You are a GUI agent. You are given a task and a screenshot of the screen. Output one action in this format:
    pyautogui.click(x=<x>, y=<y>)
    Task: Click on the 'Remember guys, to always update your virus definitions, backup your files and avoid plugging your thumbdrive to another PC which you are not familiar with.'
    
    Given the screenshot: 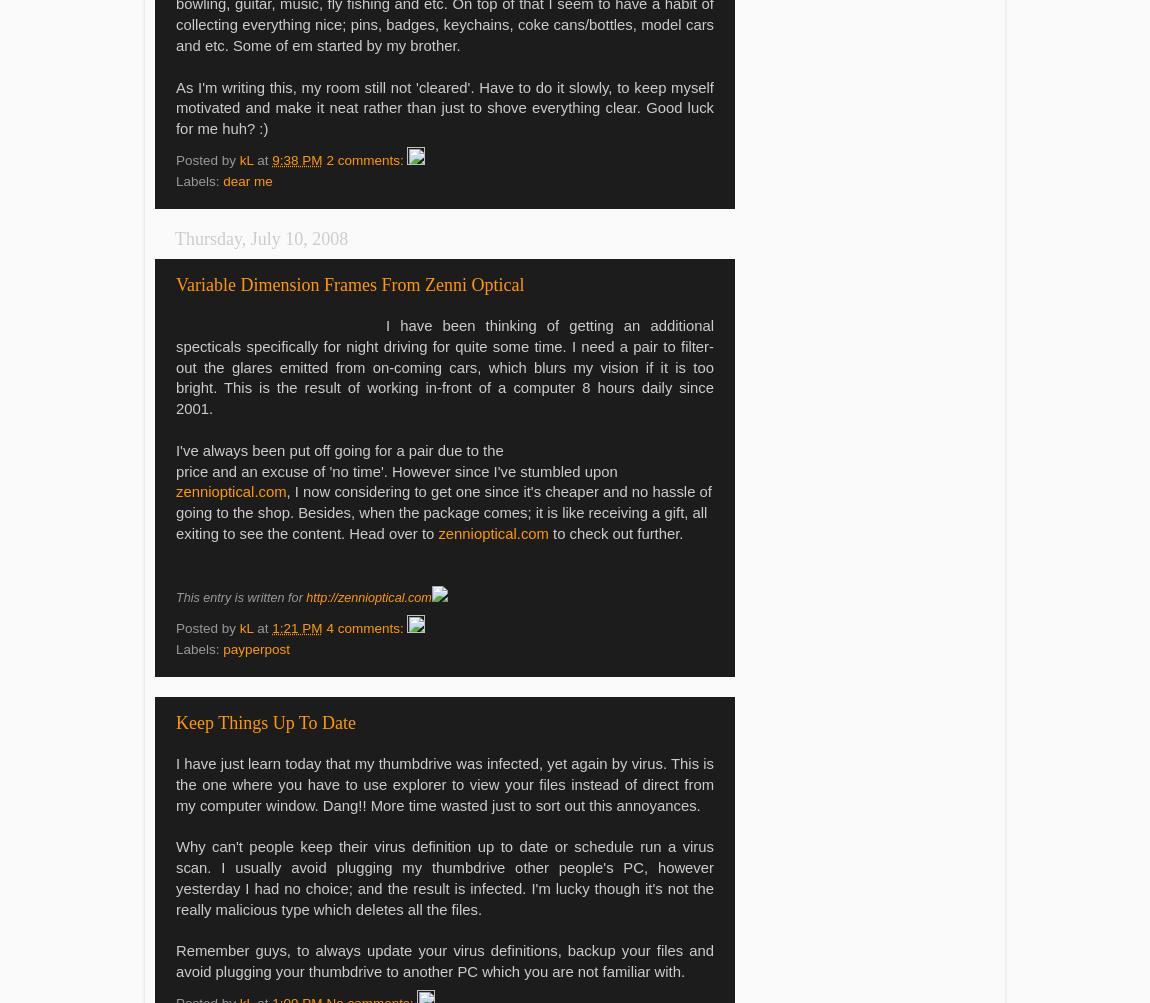 What is the action you would take?
    pyautogui.click(x=445, y=960)
    